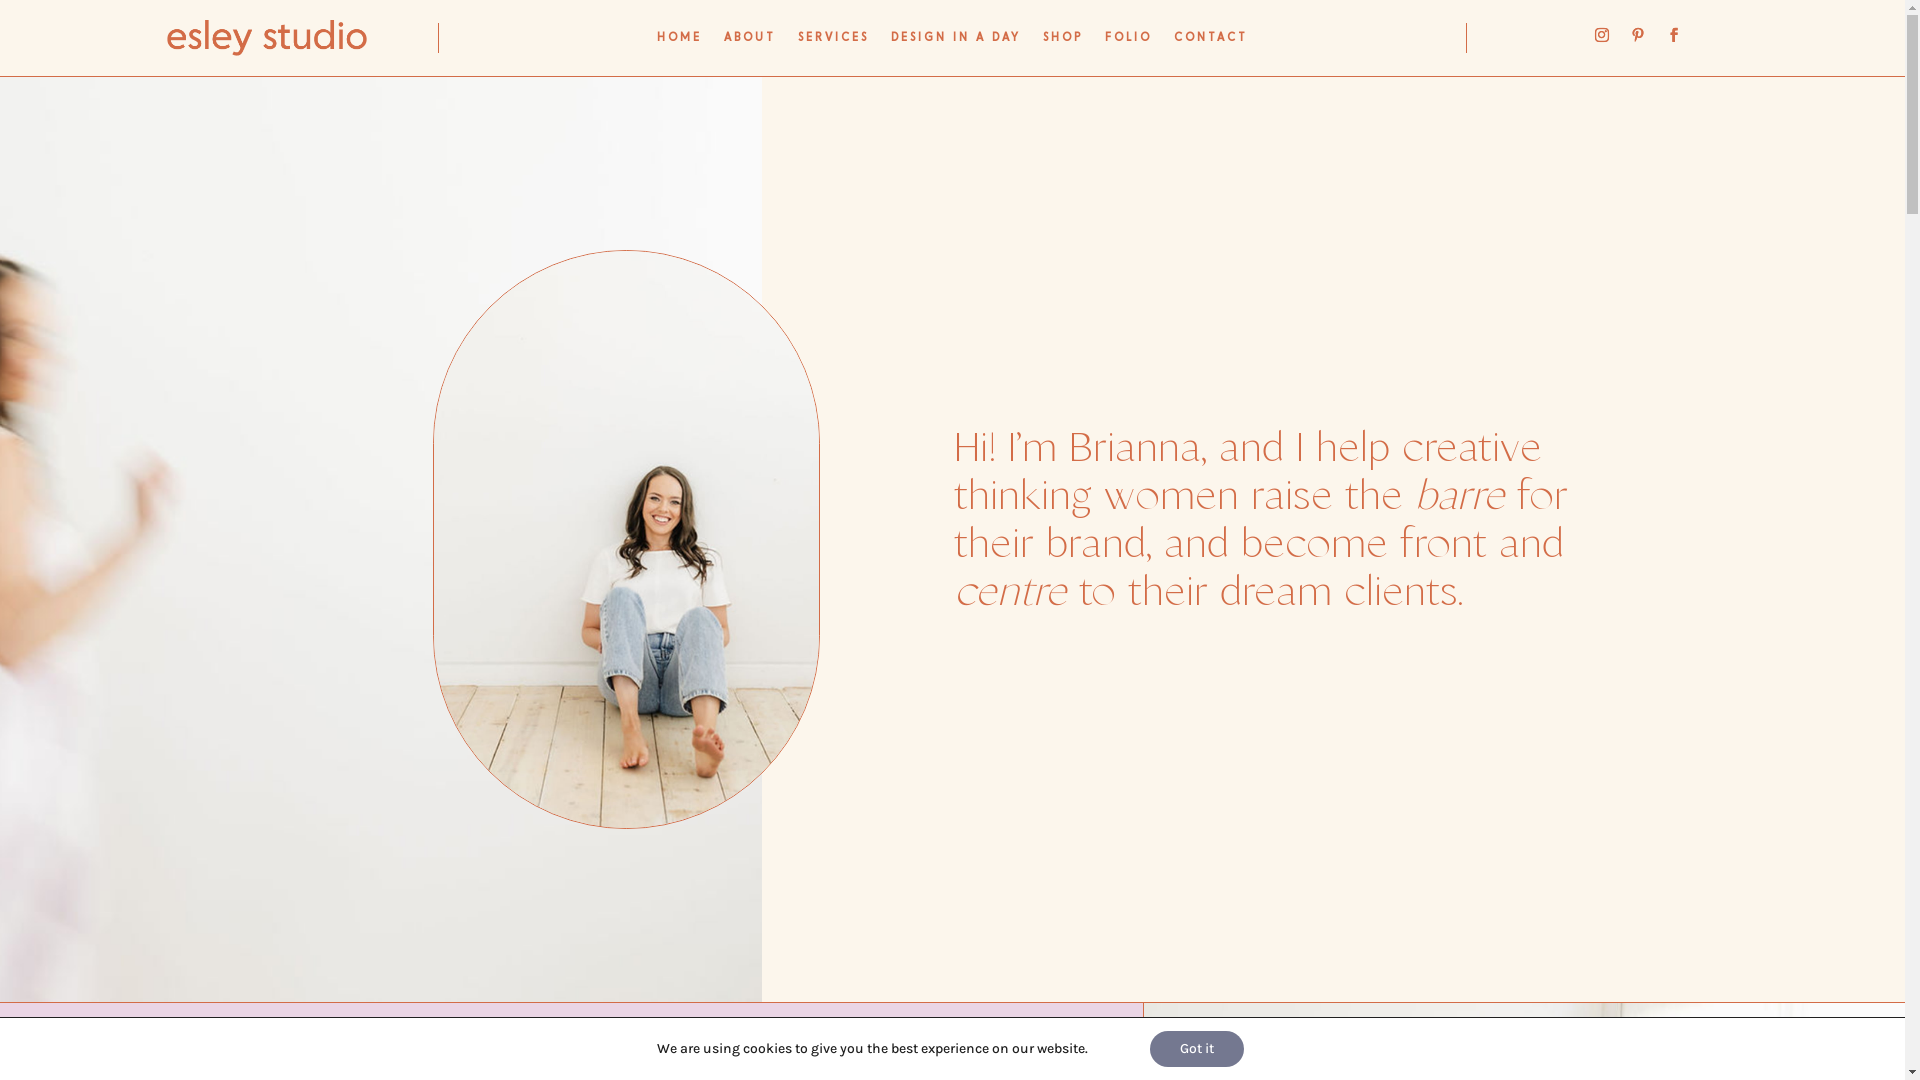  Describe the element at coordinates (748, 42) in the screenshot. I see `'ABOUT'` at that location.